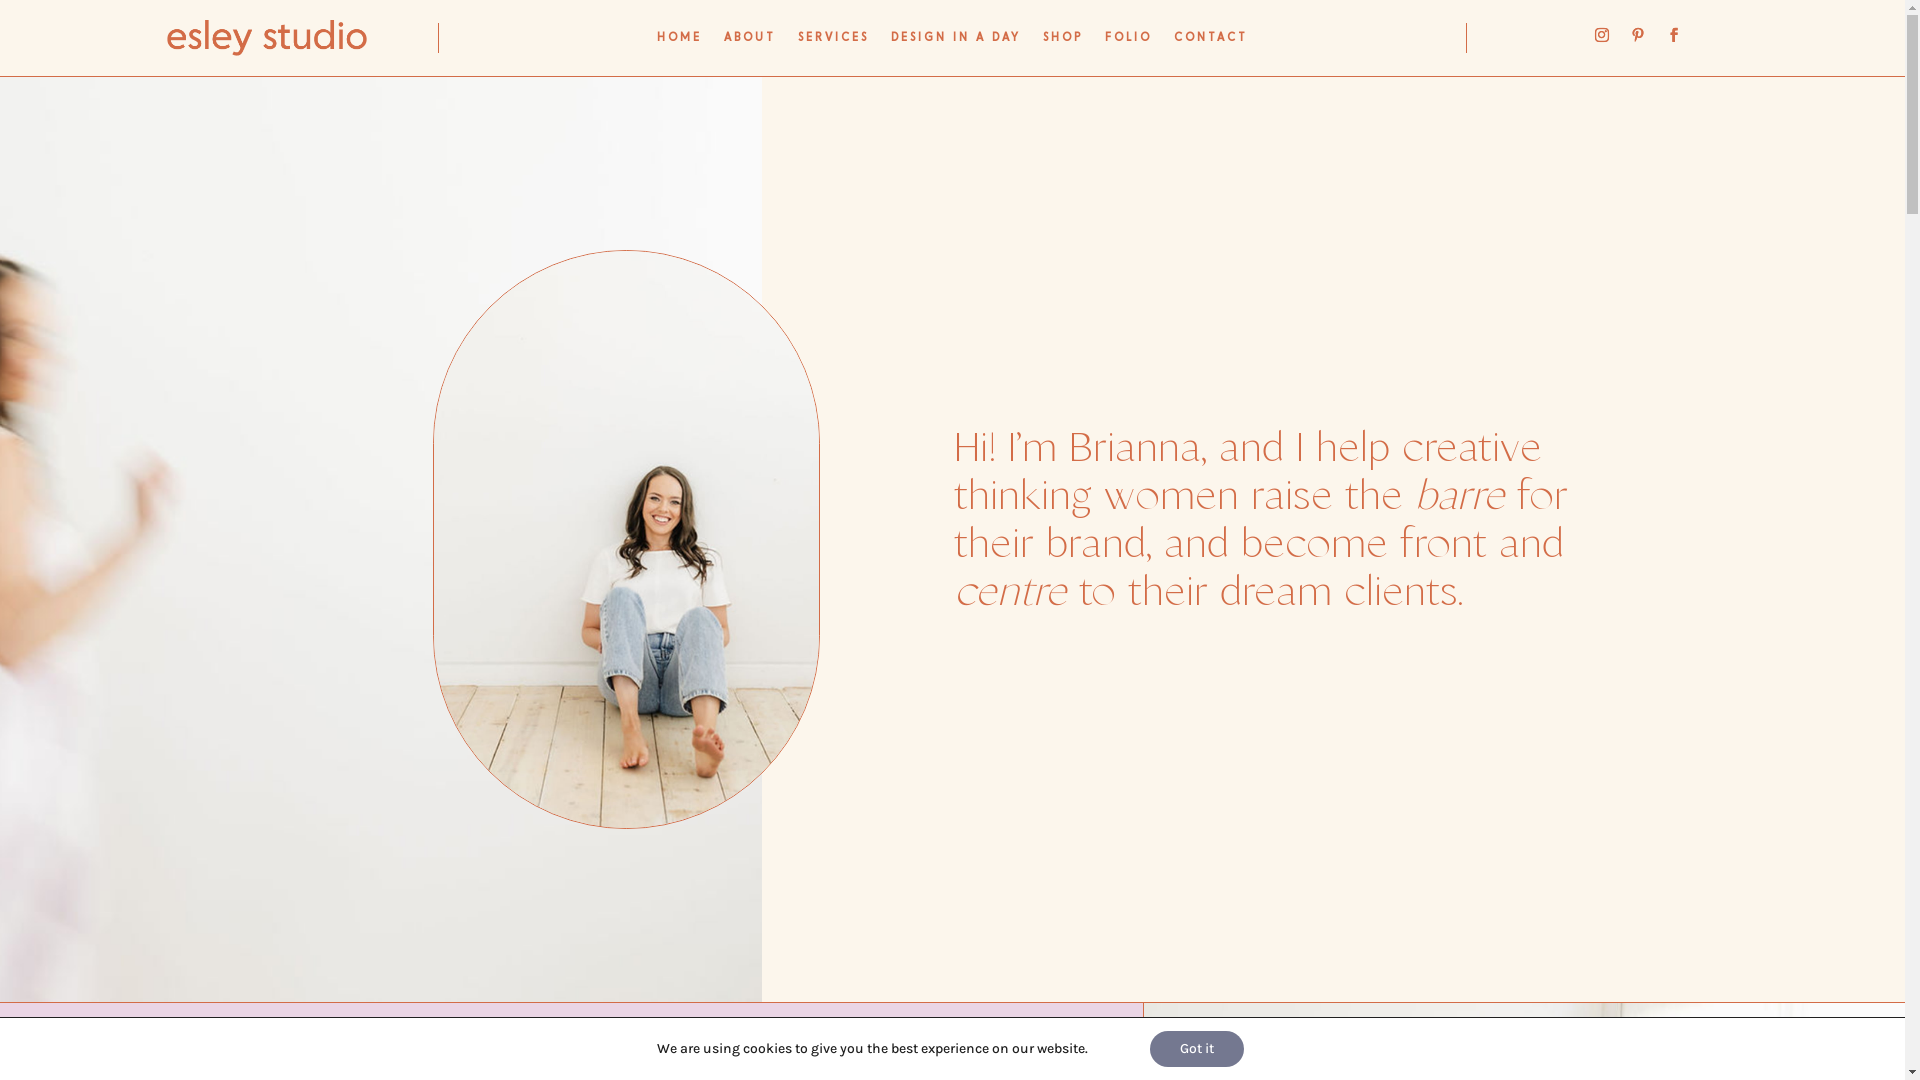  Describe the element at coordinates (748, 42) in the screenshot. I see `'ABOUT'` at that location.